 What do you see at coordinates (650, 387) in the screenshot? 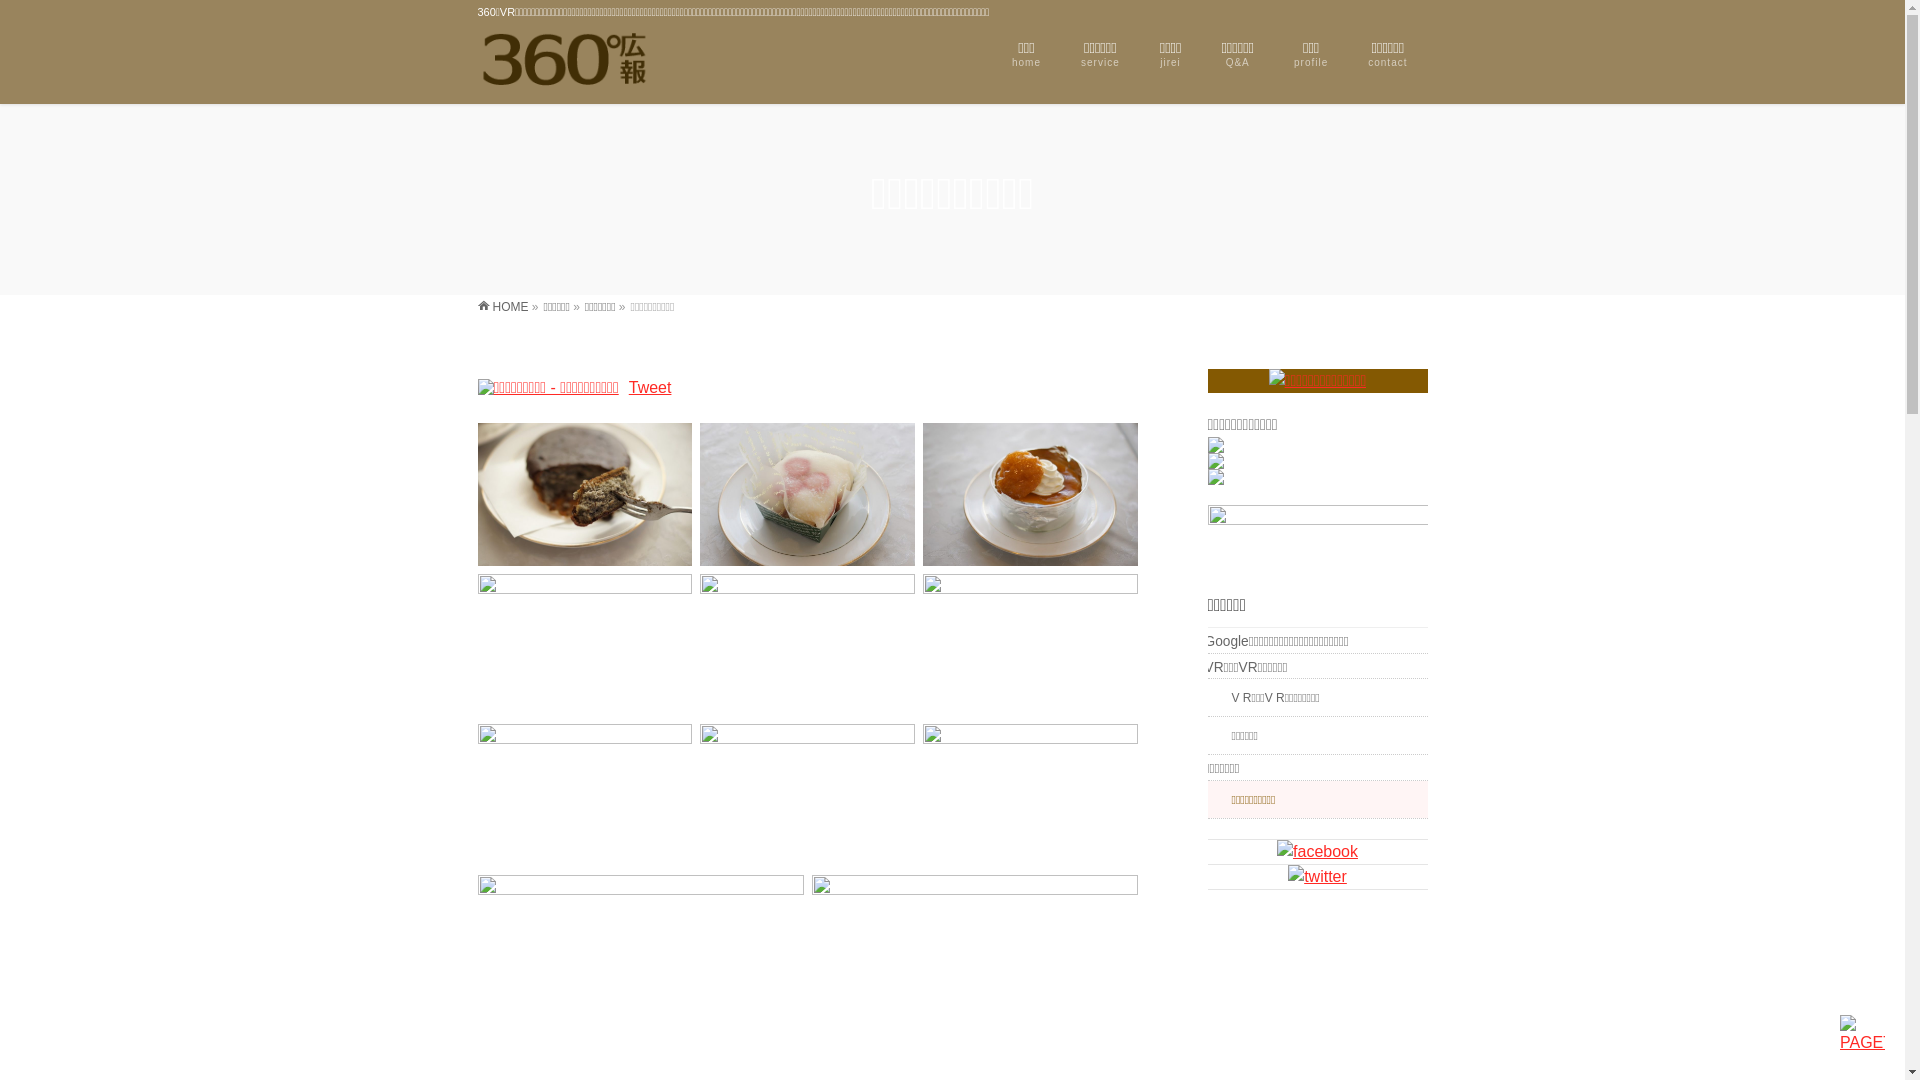
I see `'Tweet'` at bounding box center [650, 387].